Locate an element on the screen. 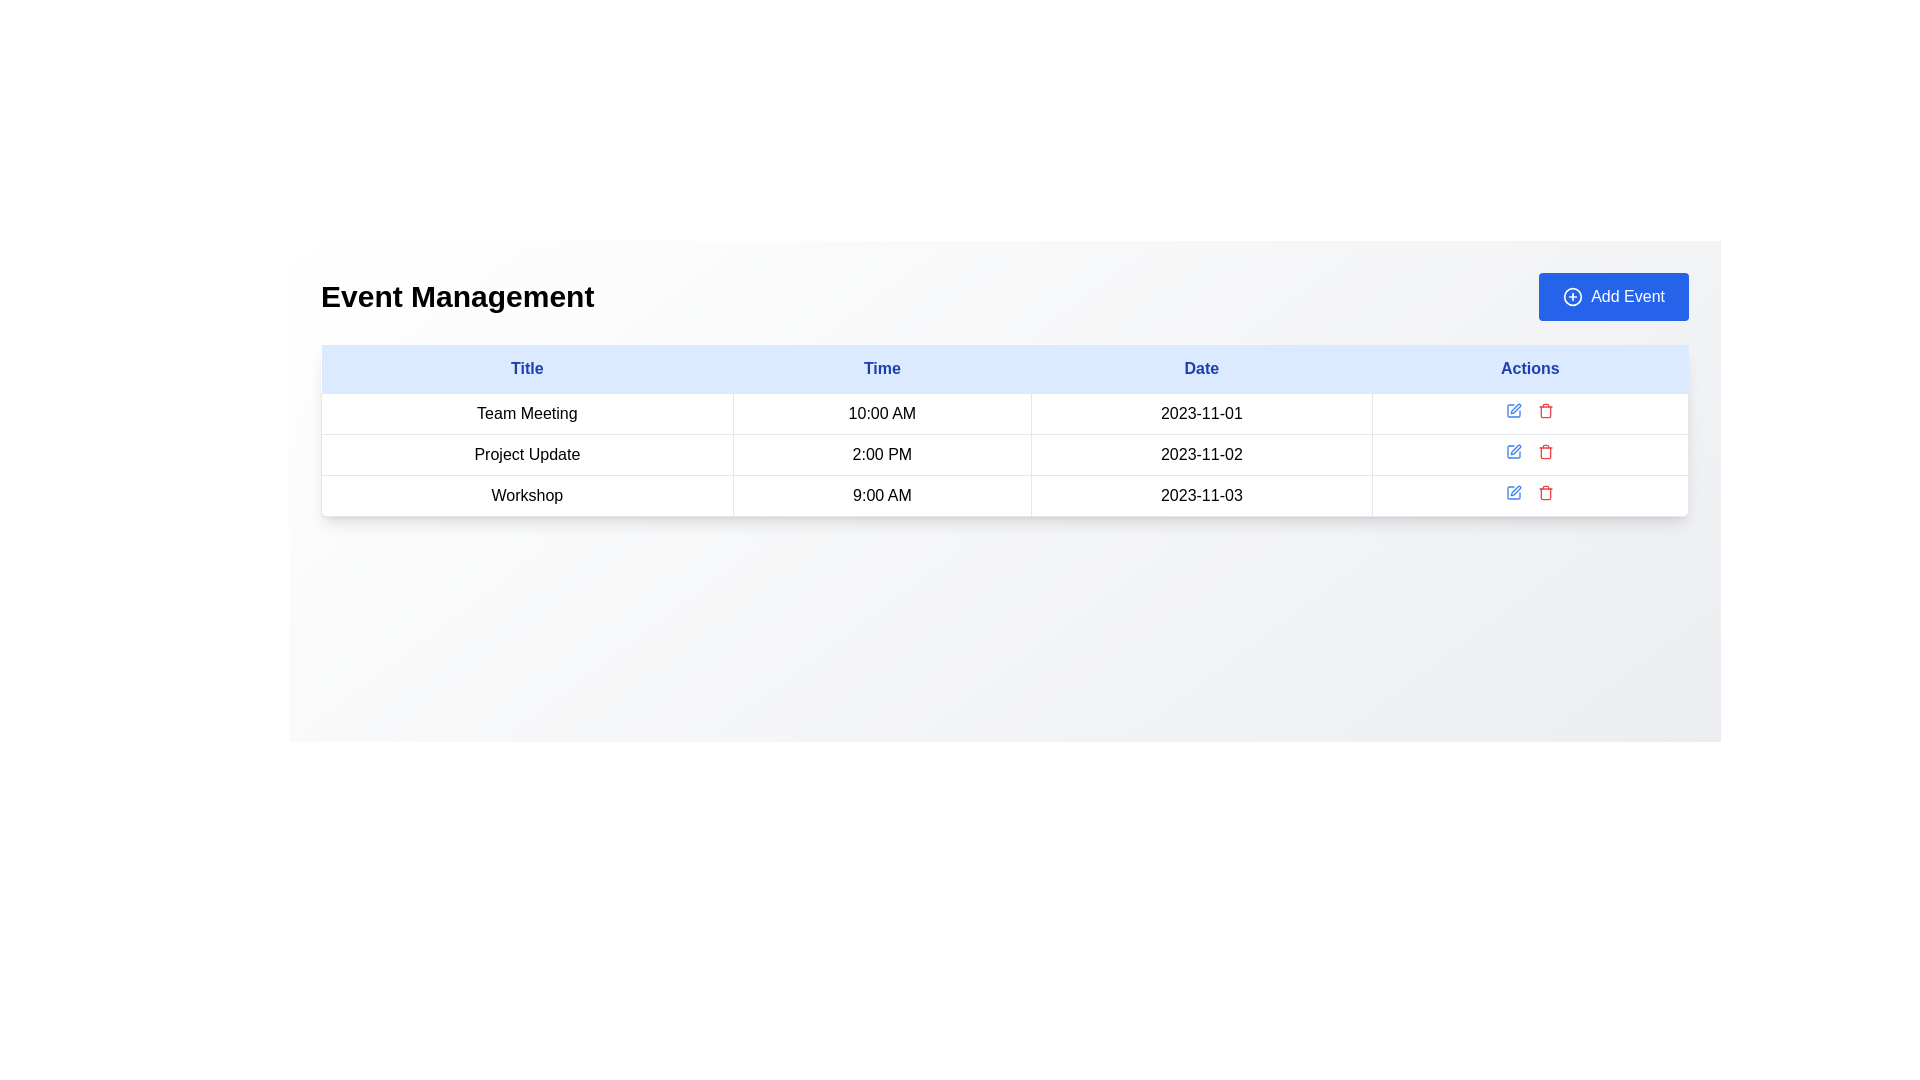 The width and height of the screenshot is (1920, 1080). the static text element displaying '2023-11-01' located in the second row under the 'Date' column of the table is located at coordinates (1200, 412).